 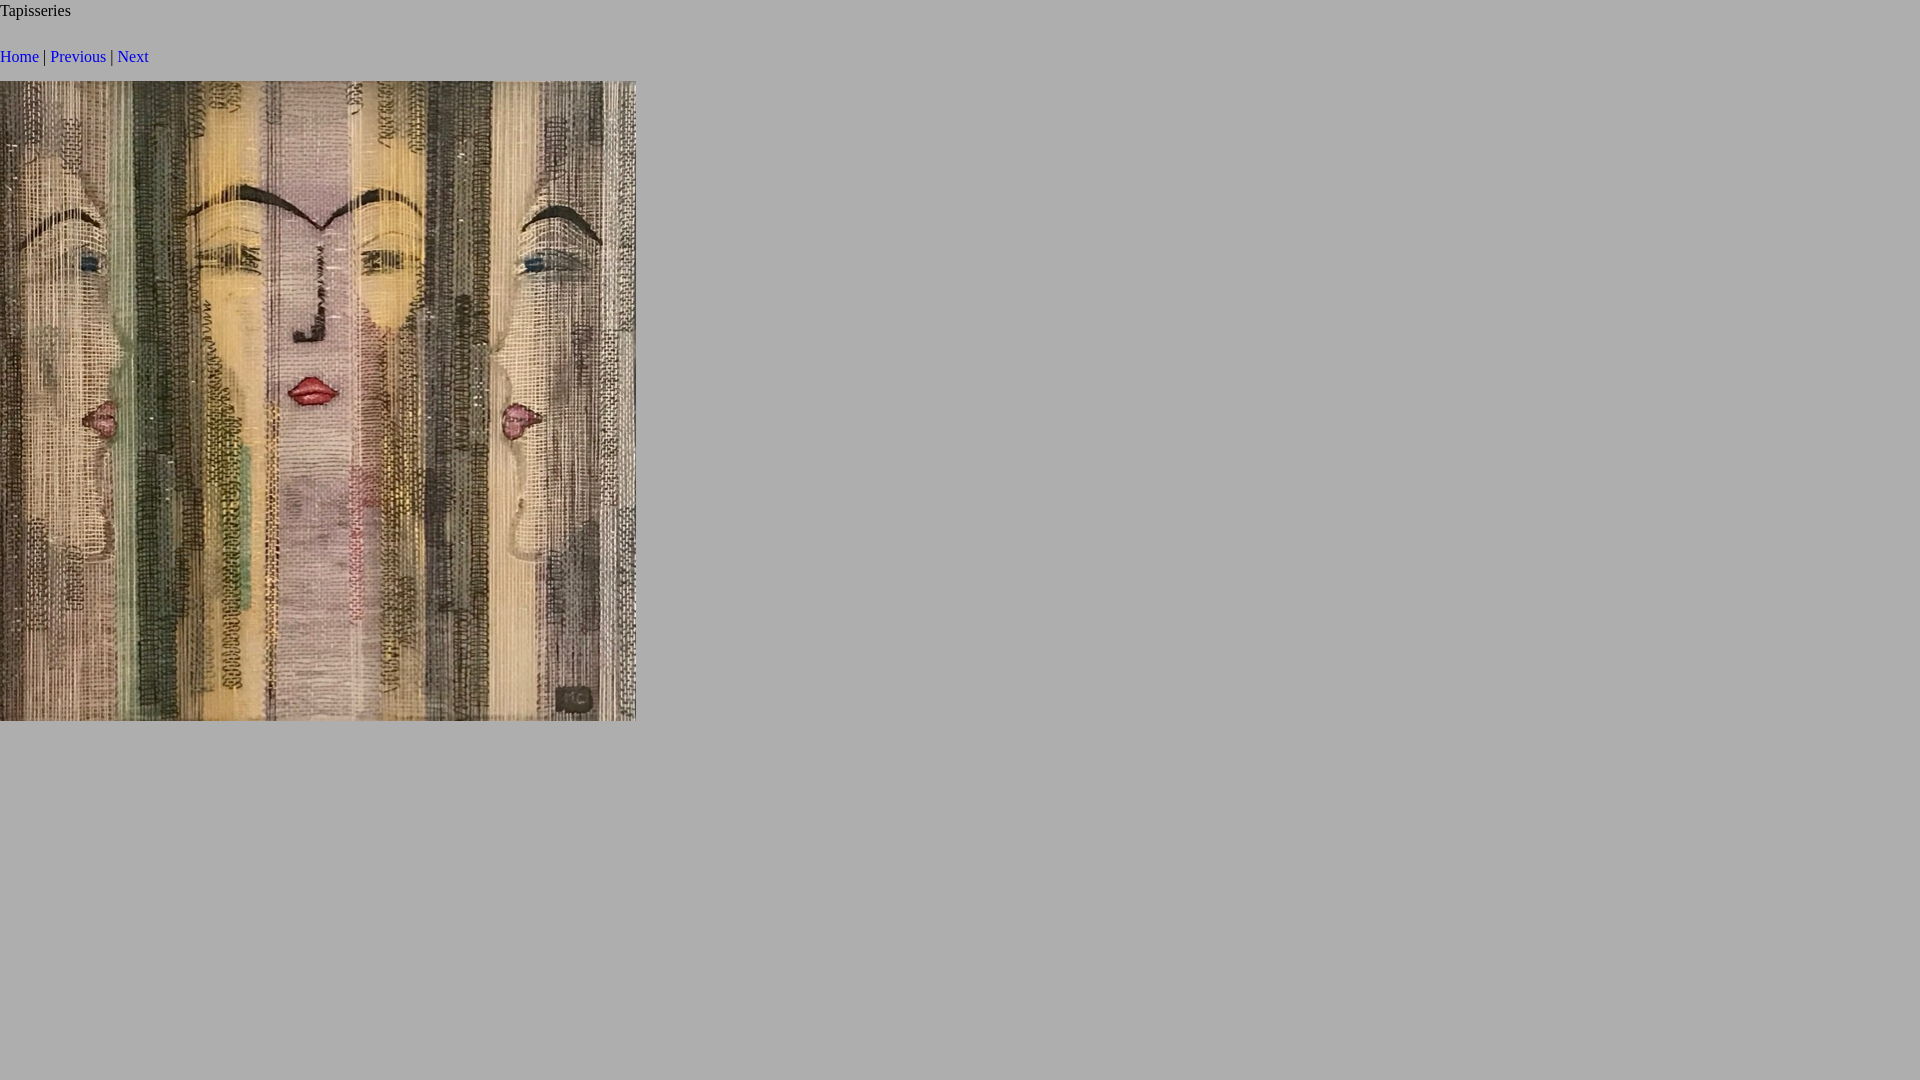 I want to click on 'Home', so click(x=19, y=55).